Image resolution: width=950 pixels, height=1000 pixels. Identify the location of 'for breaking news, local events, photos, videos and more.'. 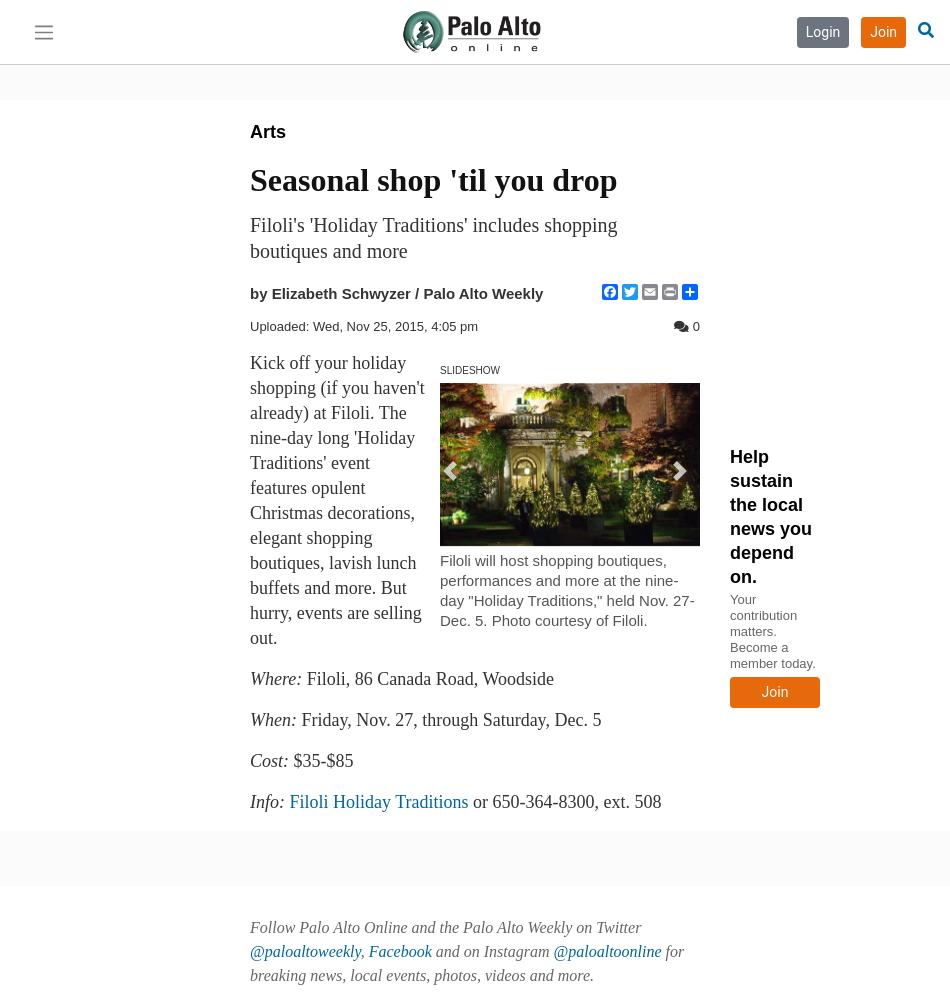
(466, 962).